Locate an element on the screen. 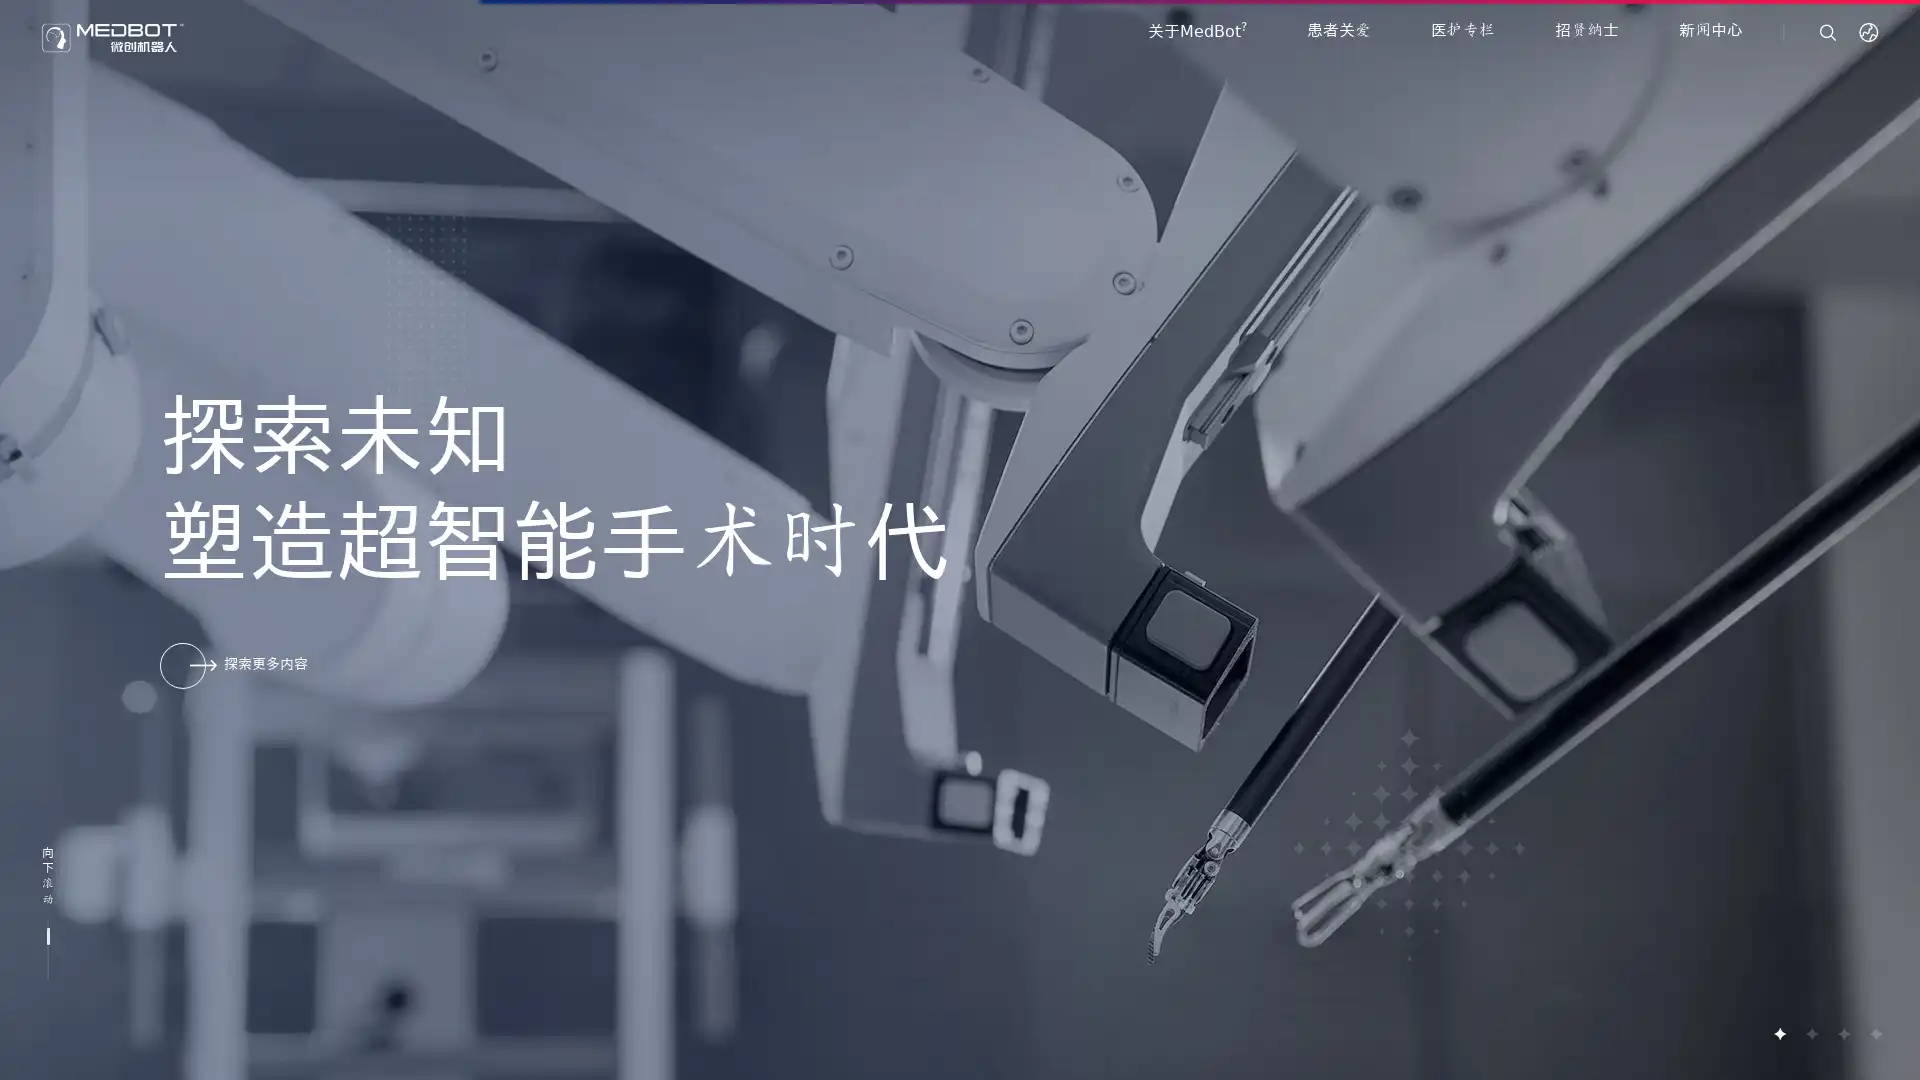 This screenshot has width=1920, height=1080. Go to slide 2 is located at coordinates (1810, 1033).